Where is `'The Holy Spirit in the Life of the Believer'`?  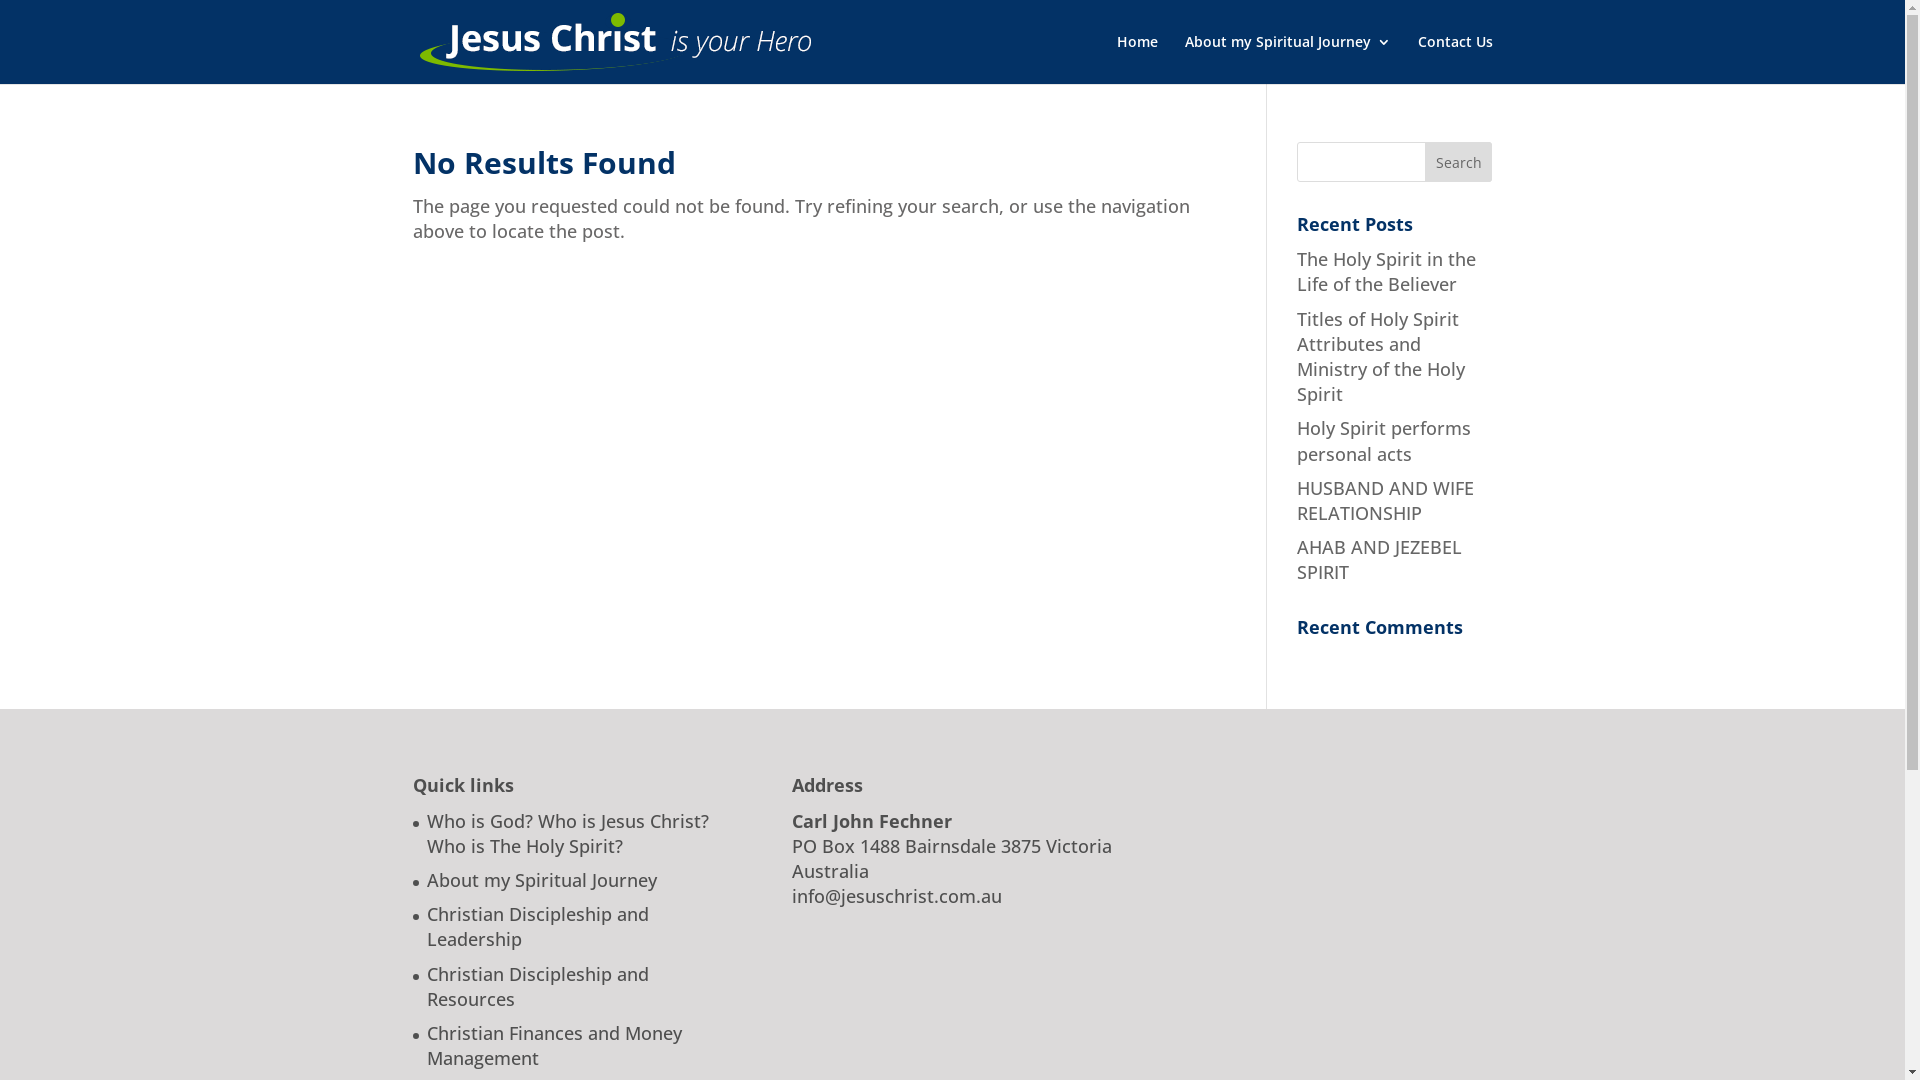 'The Holy Spirit in the Life of the Believer' is located at coordinates (1296, 271).